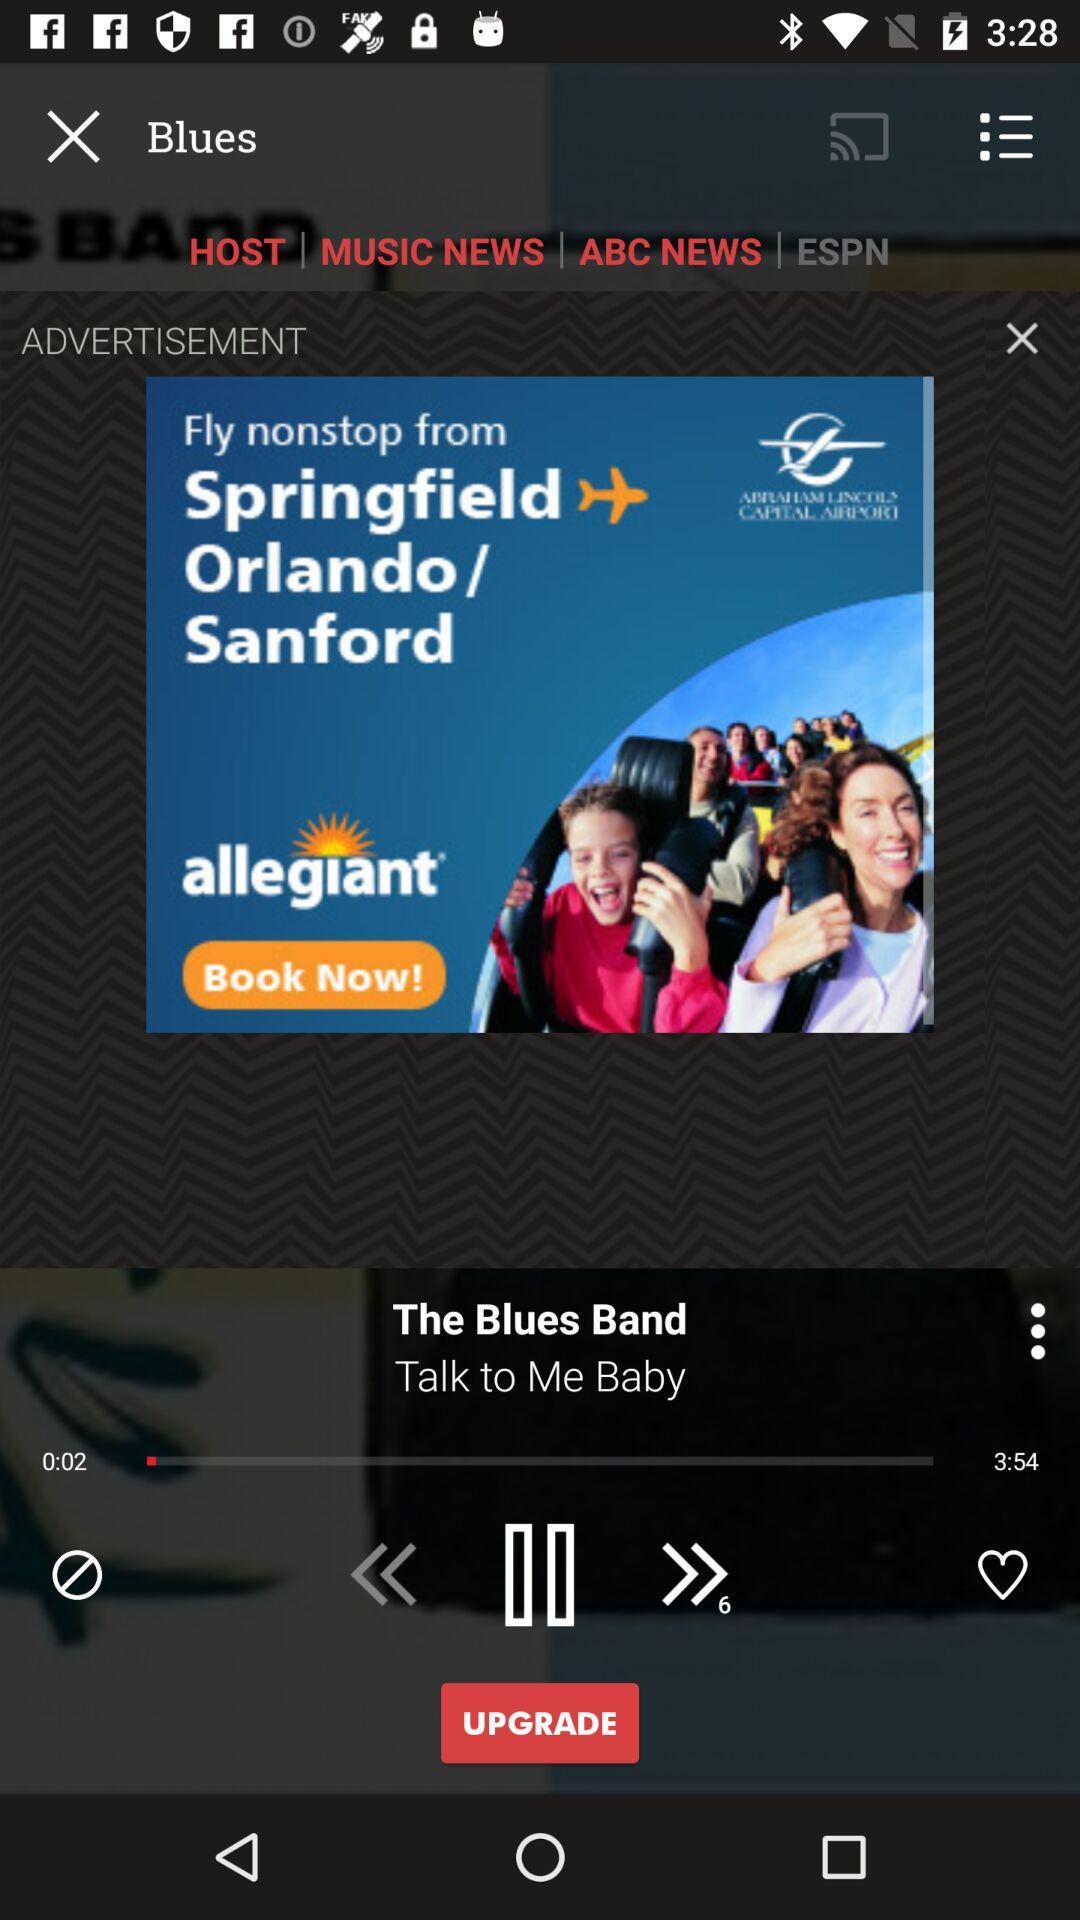  I want to click on the av_forward icon, so click(693, 1573).